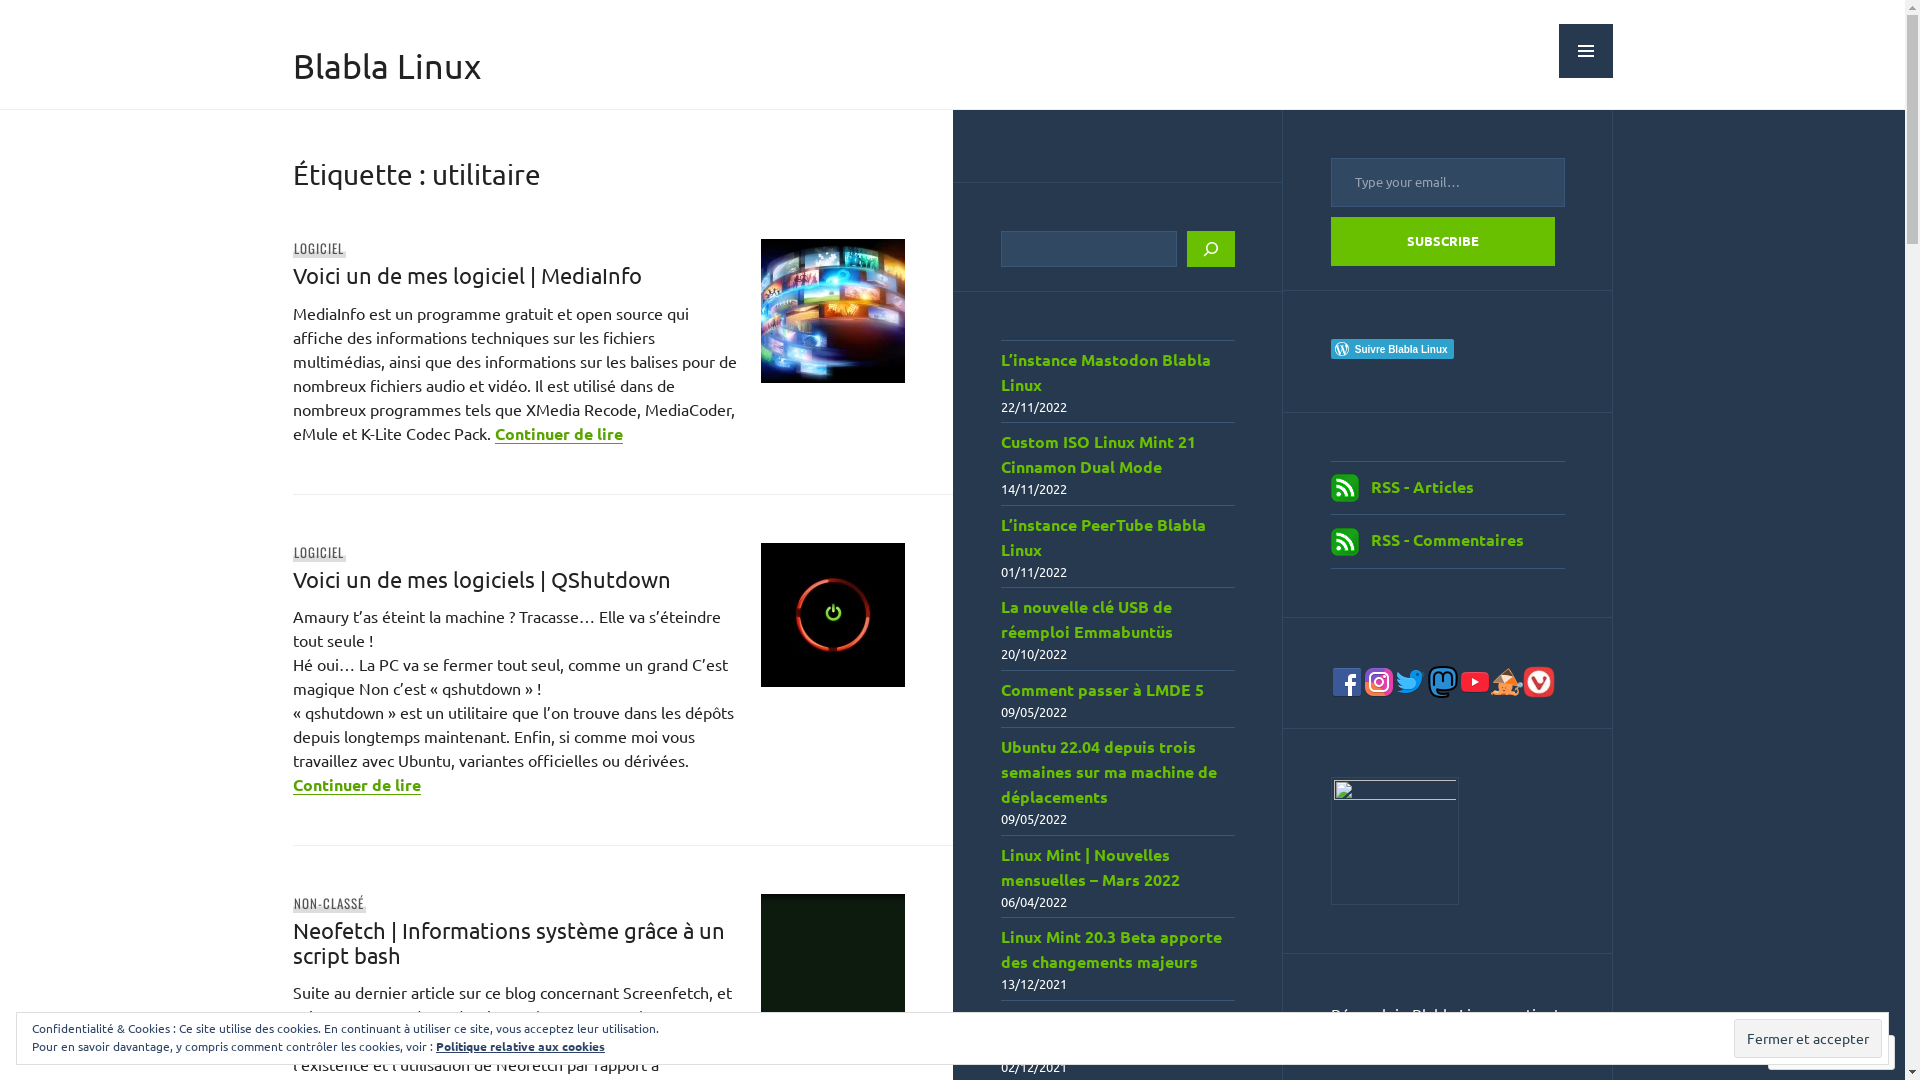 This screenshot has height=1080, width=1920. I want to click on 'Politique relative aux cookies', so click(520, 1044).